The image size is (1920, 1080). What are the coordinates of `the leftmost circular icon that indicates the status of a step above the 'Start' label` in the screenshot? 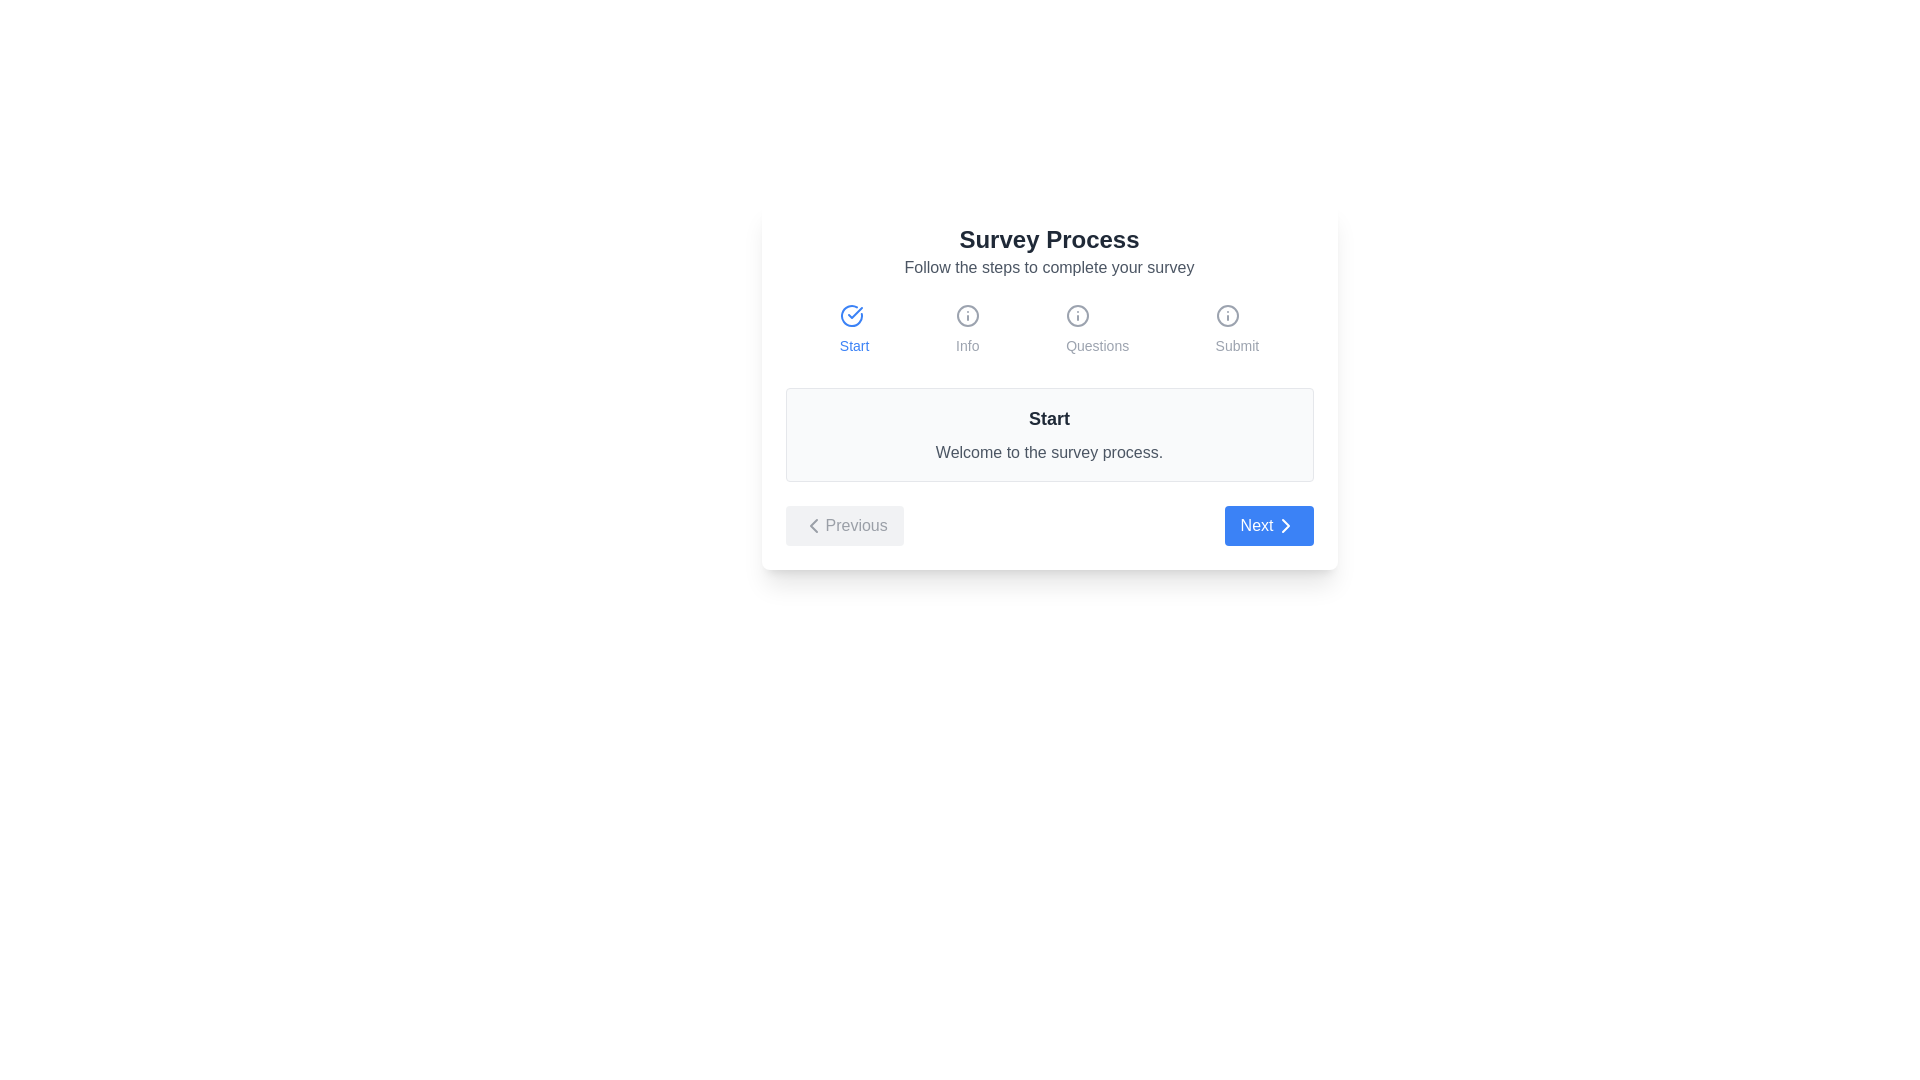 It's located at (854, 315).